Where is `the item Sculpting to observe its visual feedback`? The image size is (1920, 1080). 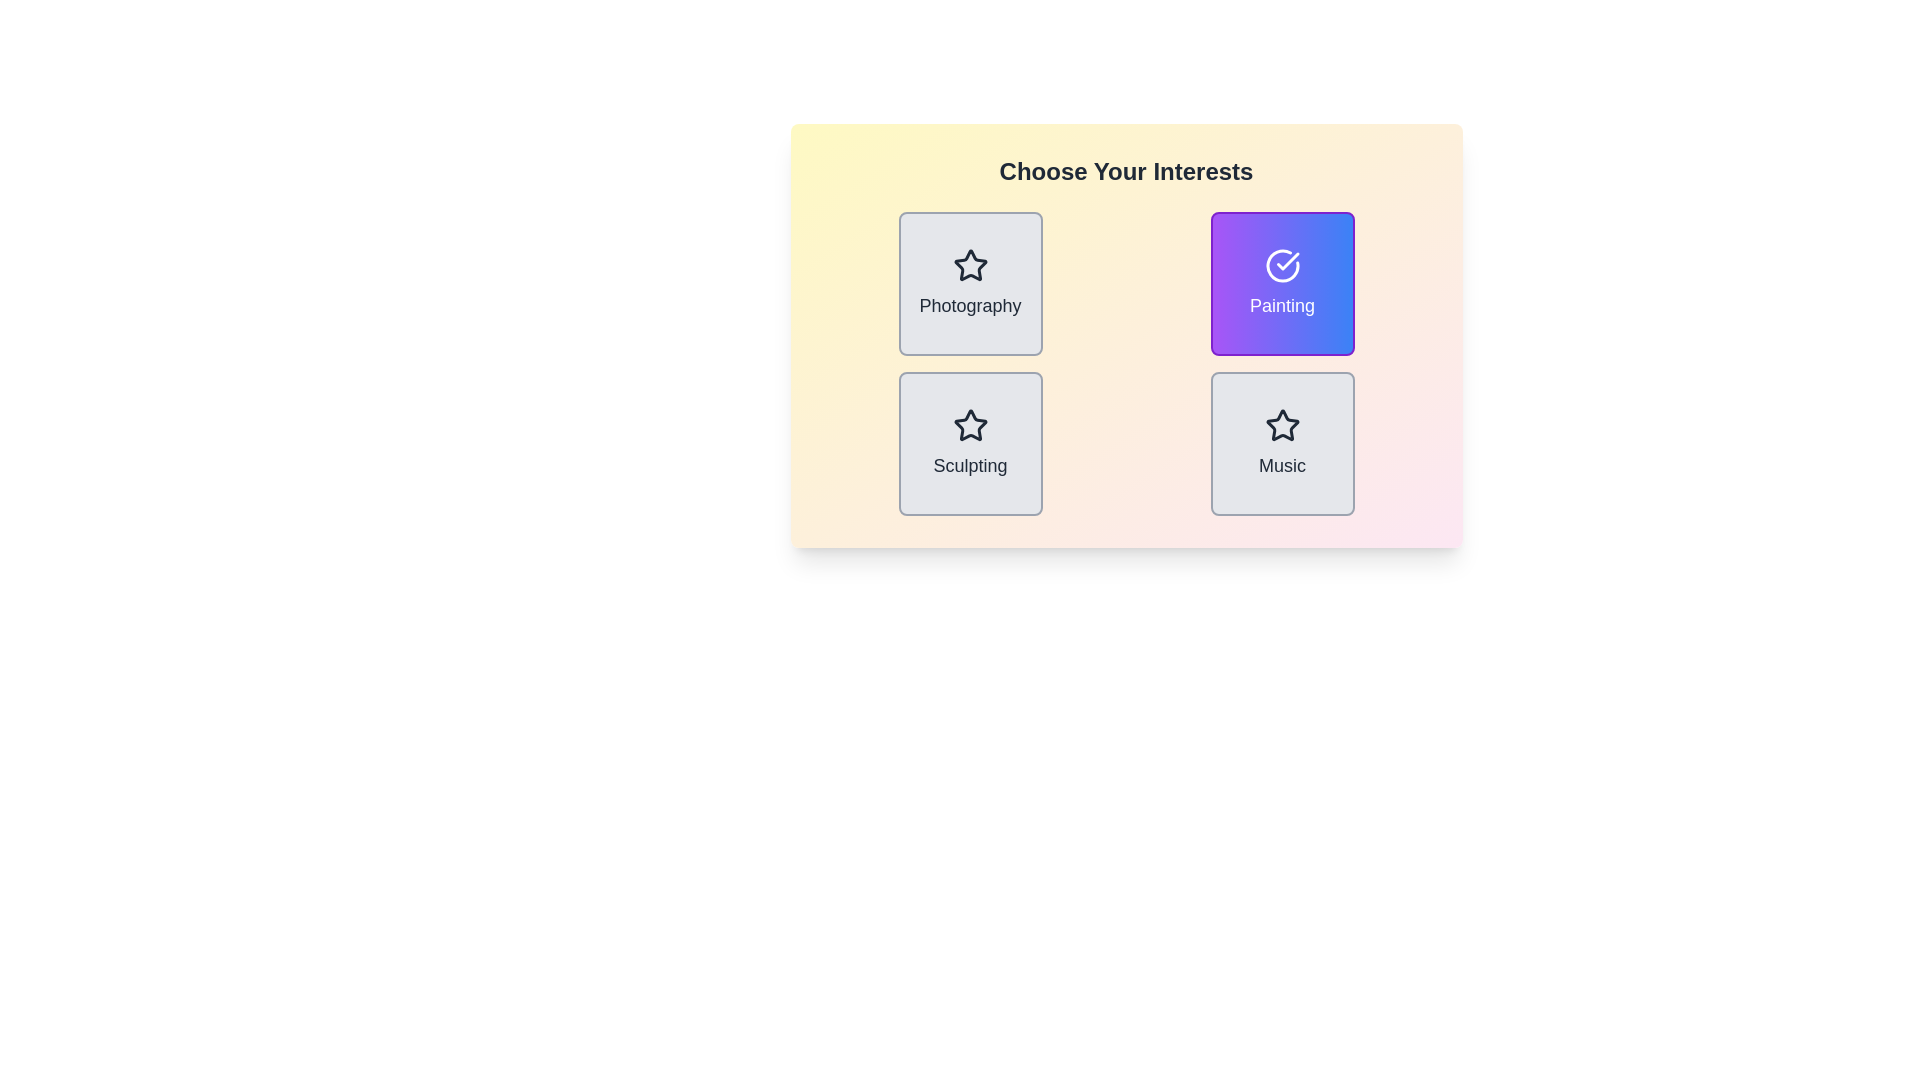 the item Sculpting to observe its visual feedback is located at coordinates (970, 442).